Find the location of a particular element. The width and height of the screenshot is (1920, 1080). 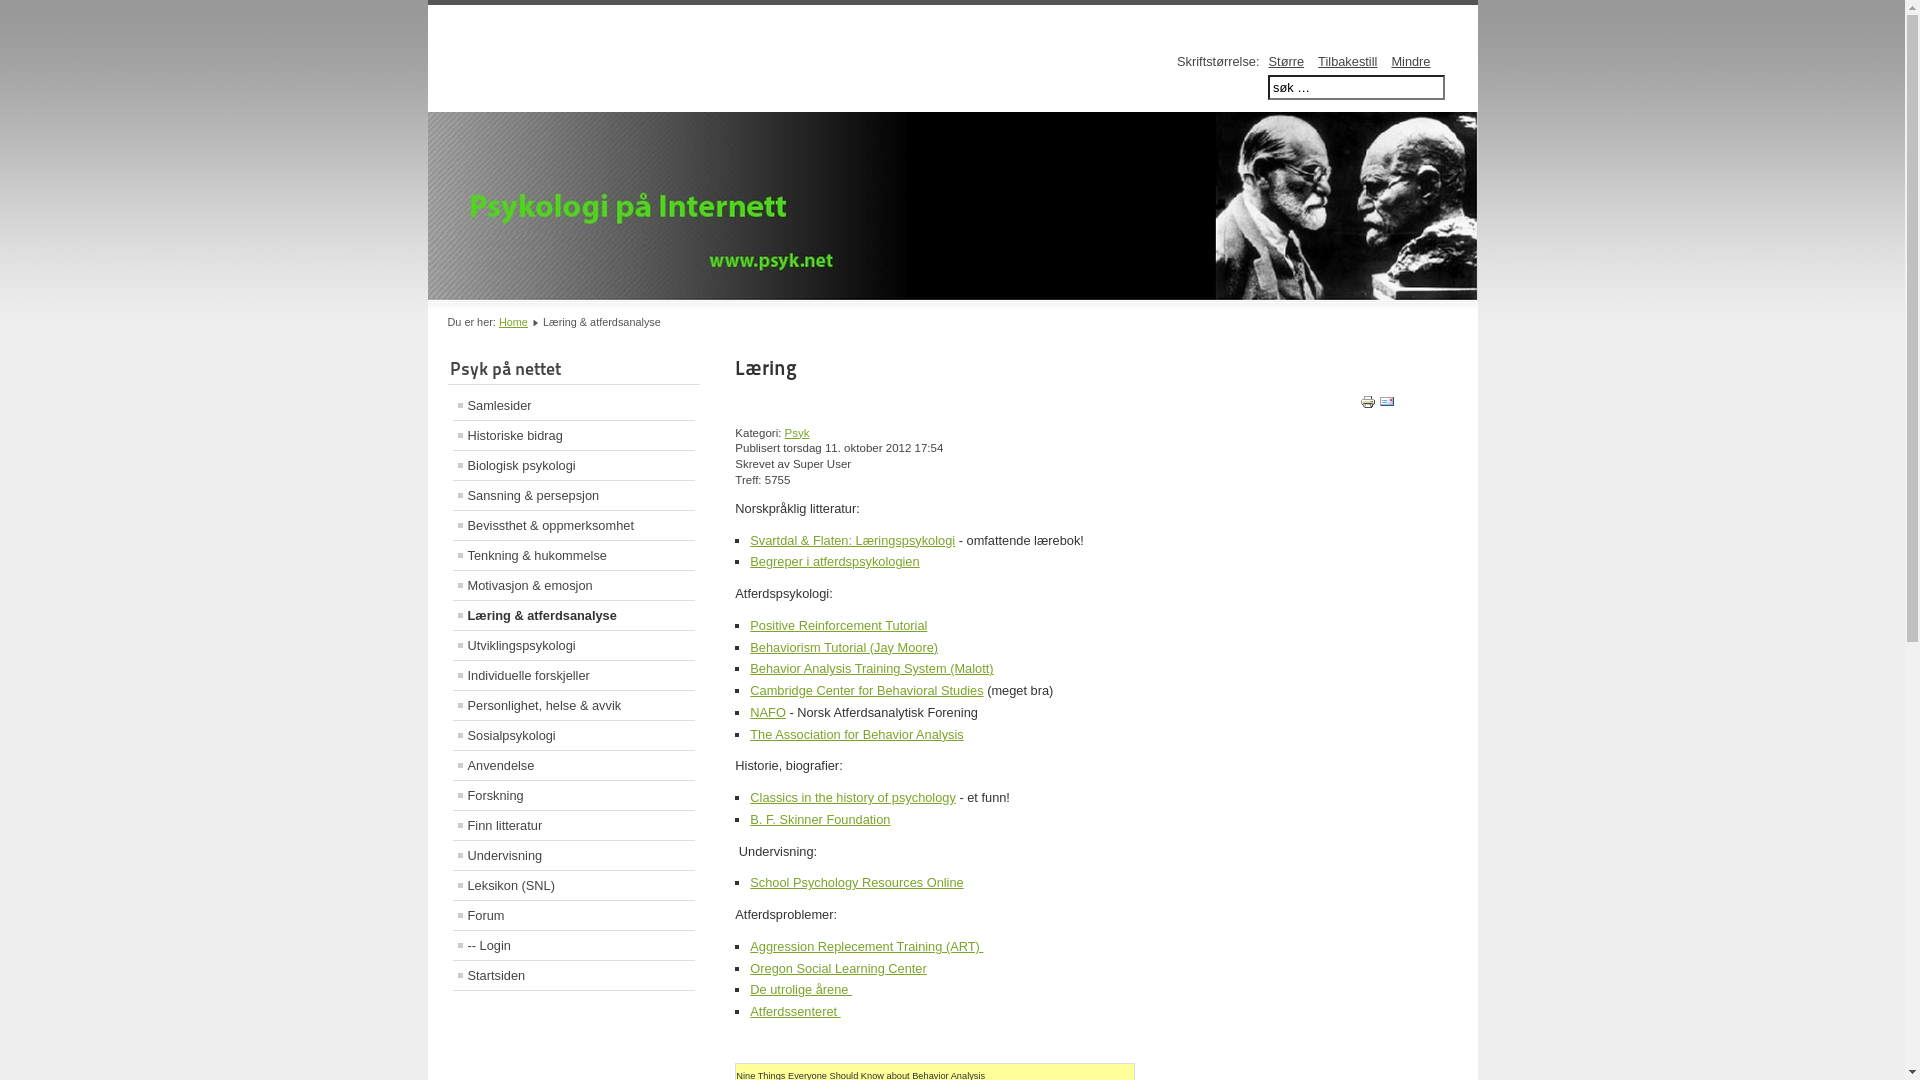

'Utviklingspsykologi' is located at coordinates (572, 645).